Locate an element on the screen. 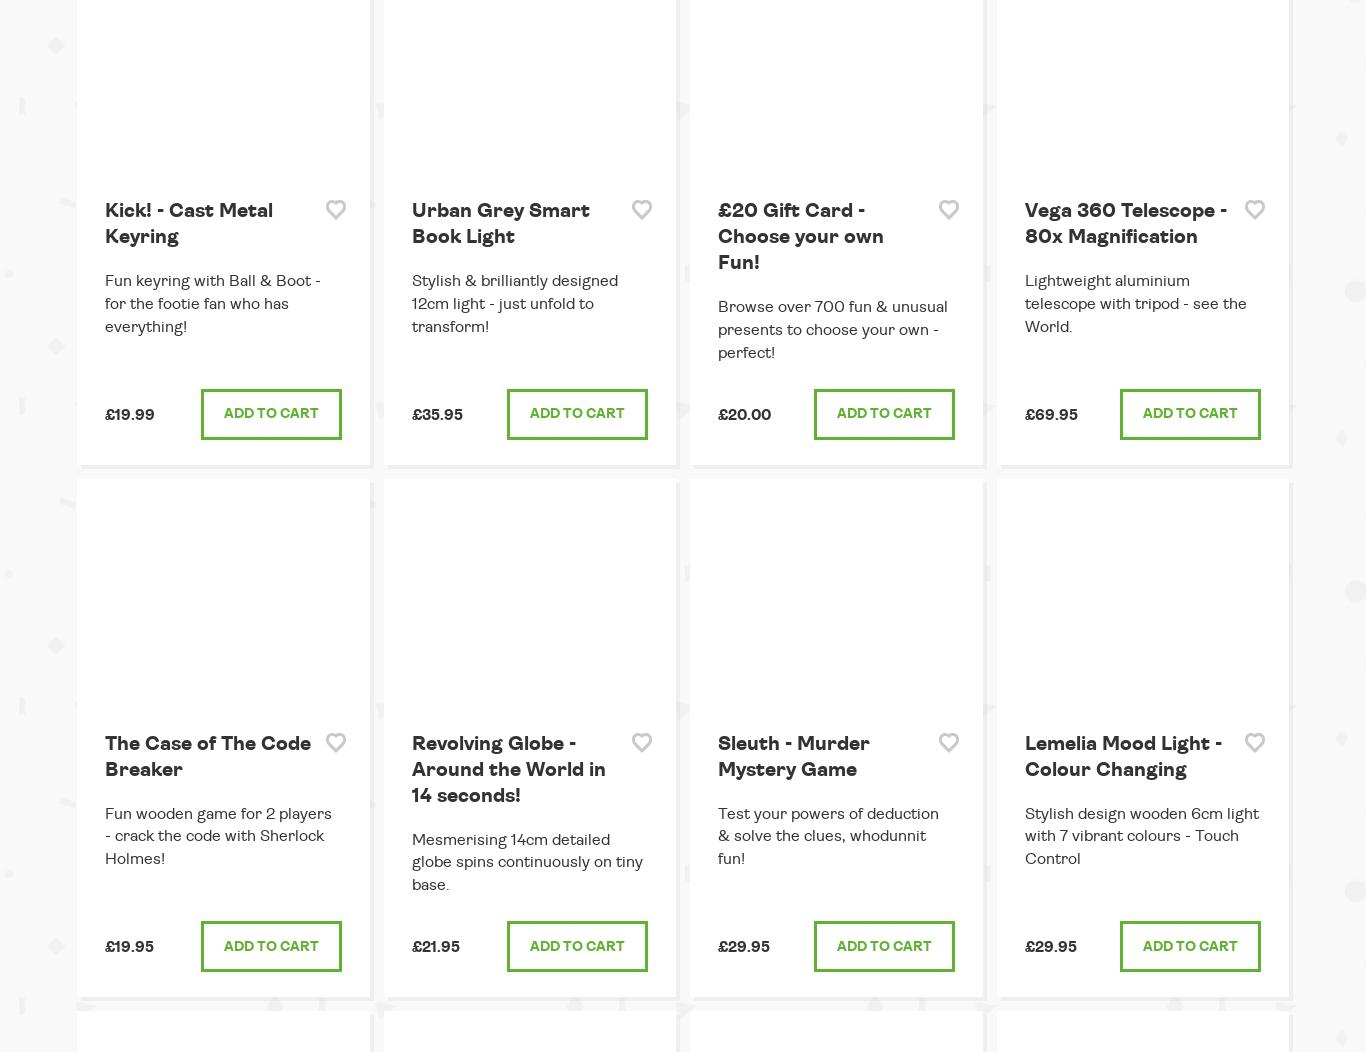  '£69.95' is located at coordinates (1049, 413).